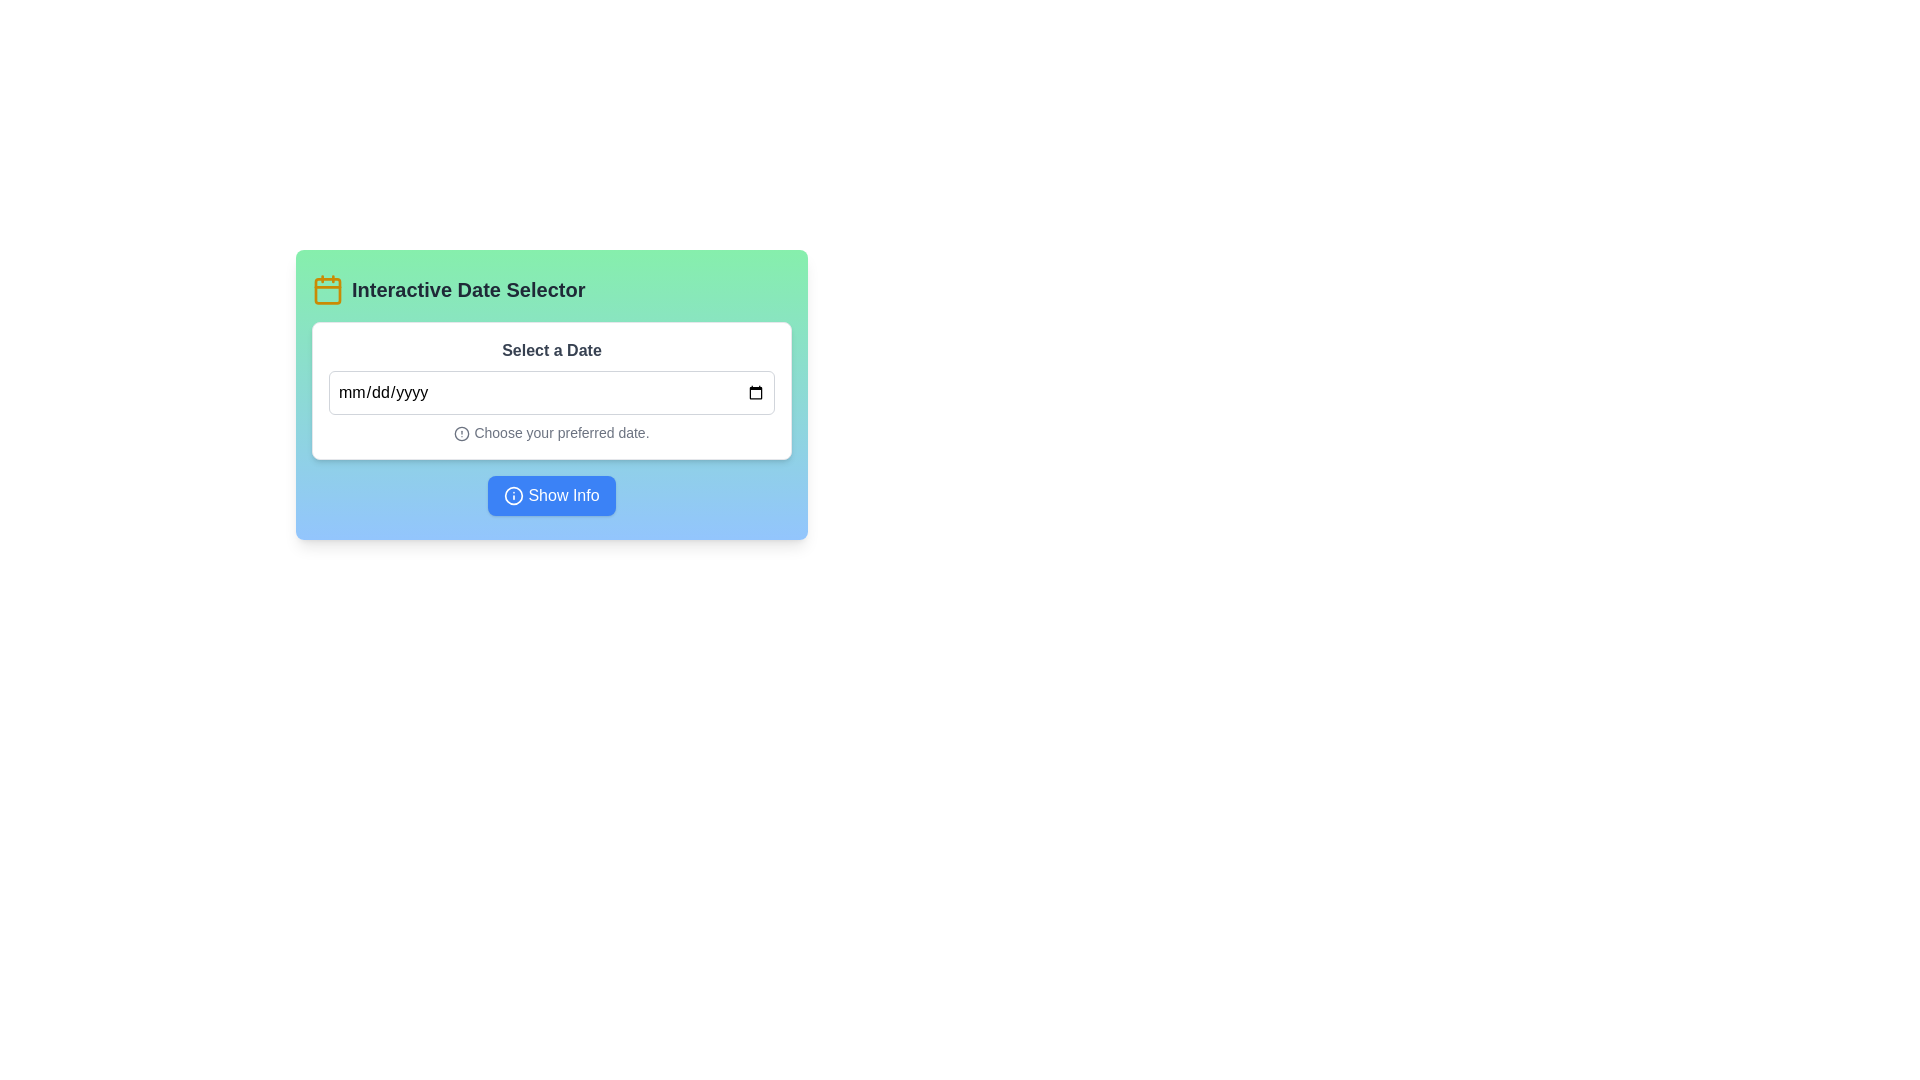 This screenshot has height=1080, width=1920. What do you see at coordinates (514, 495) in the screenshot?
I see `the indicative icon located to the left of the 'Show Info' button at the bottom center of the interface` at bounding box center [514, 495].